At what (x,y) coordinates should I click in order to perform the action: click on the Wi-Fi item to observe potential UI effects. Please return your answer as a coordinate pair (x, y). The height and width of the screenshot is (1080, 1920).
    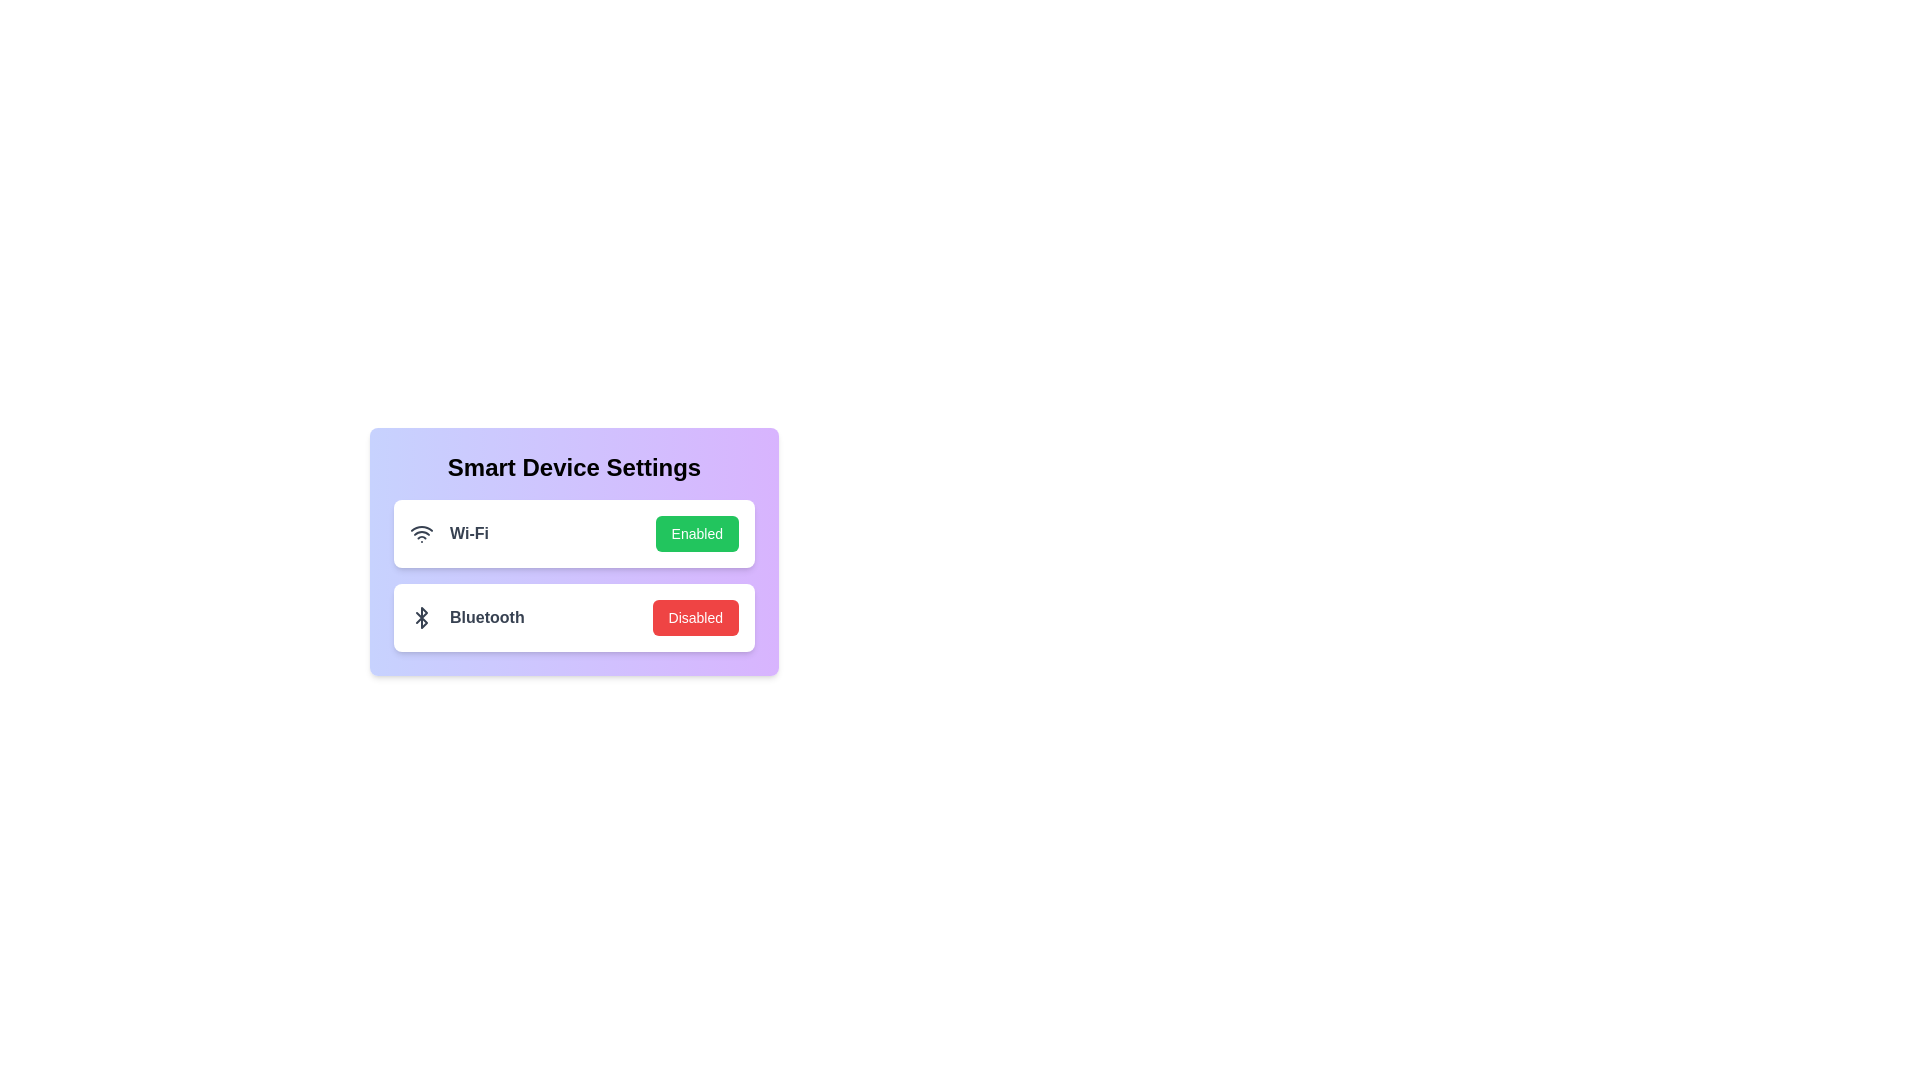
    Looking at the image, I should click on (573, 532).